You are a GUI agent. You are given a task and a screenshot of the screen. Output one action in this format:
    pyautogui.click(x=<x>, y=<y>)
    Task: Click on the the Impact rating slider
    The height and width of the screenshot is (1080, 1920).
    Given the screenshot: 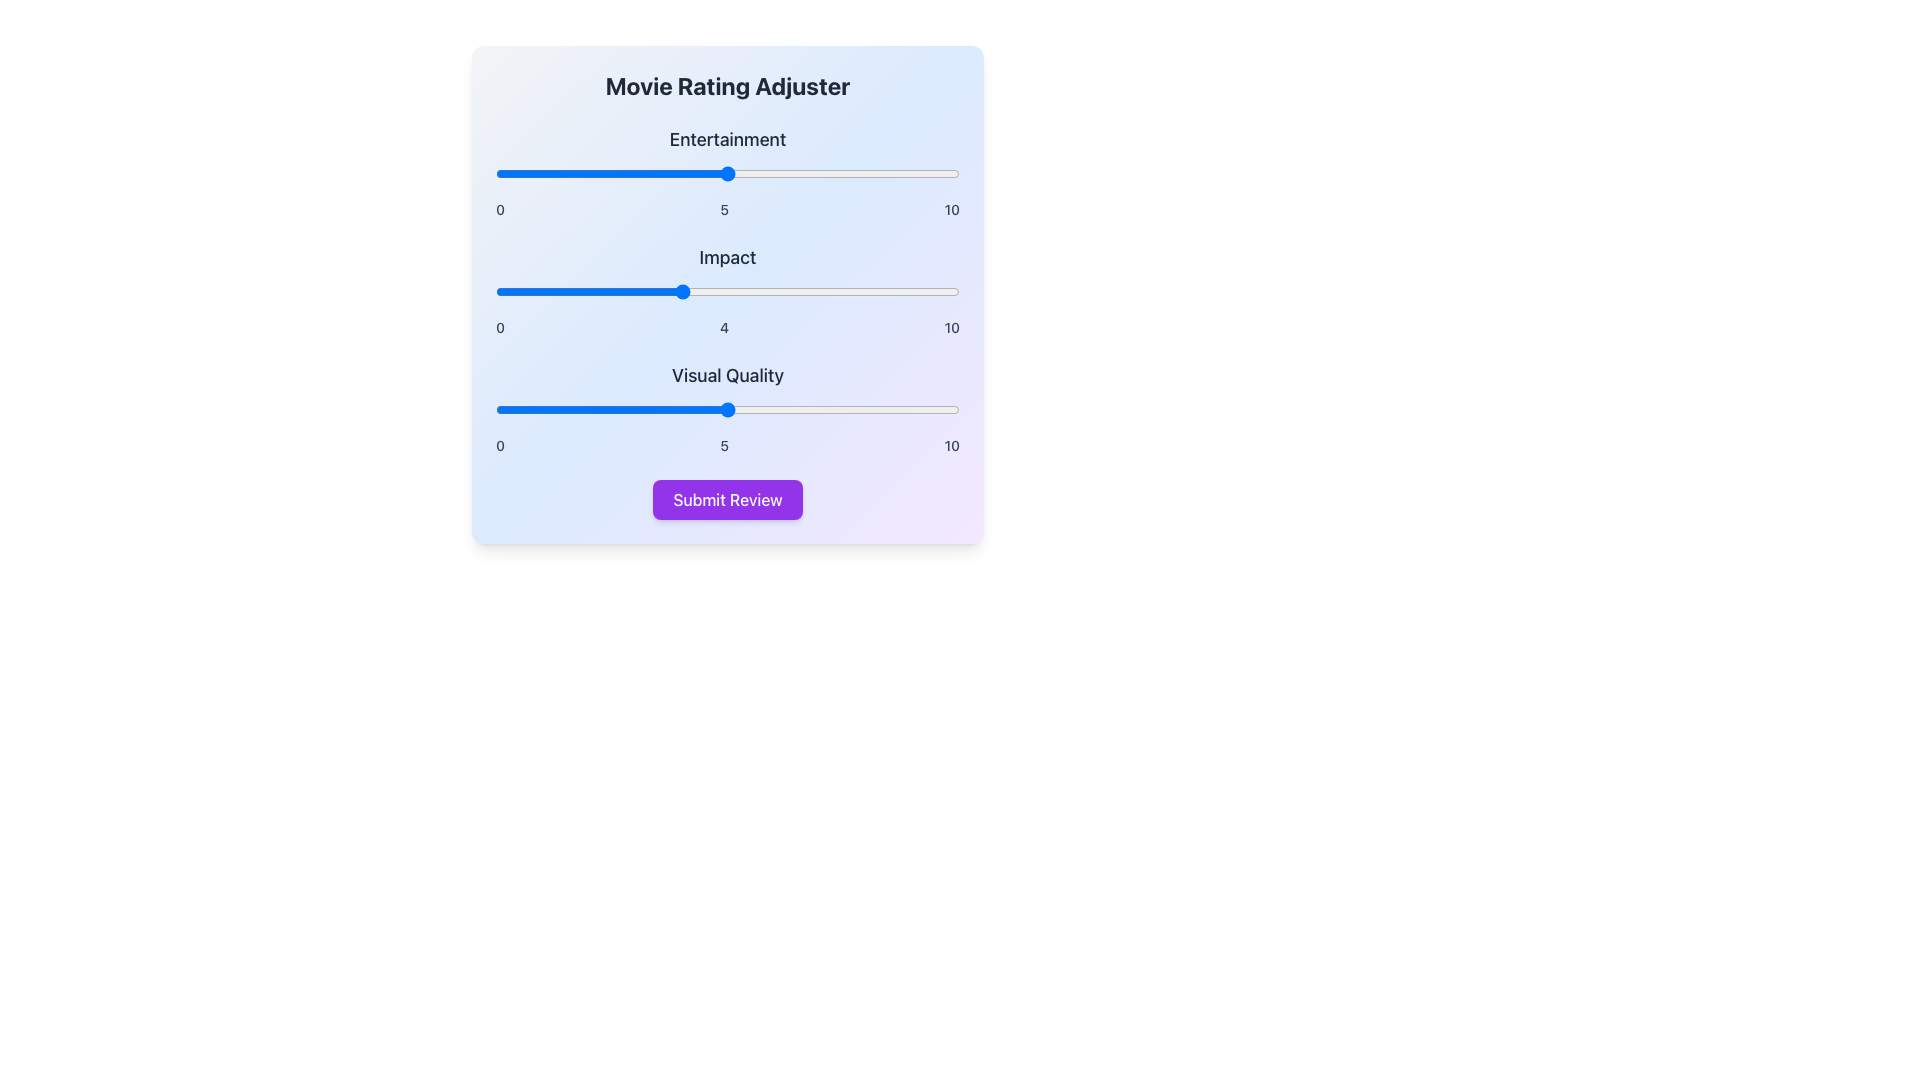 What is the action you would take?
    pyautogui.click(x=681, y=292)
    